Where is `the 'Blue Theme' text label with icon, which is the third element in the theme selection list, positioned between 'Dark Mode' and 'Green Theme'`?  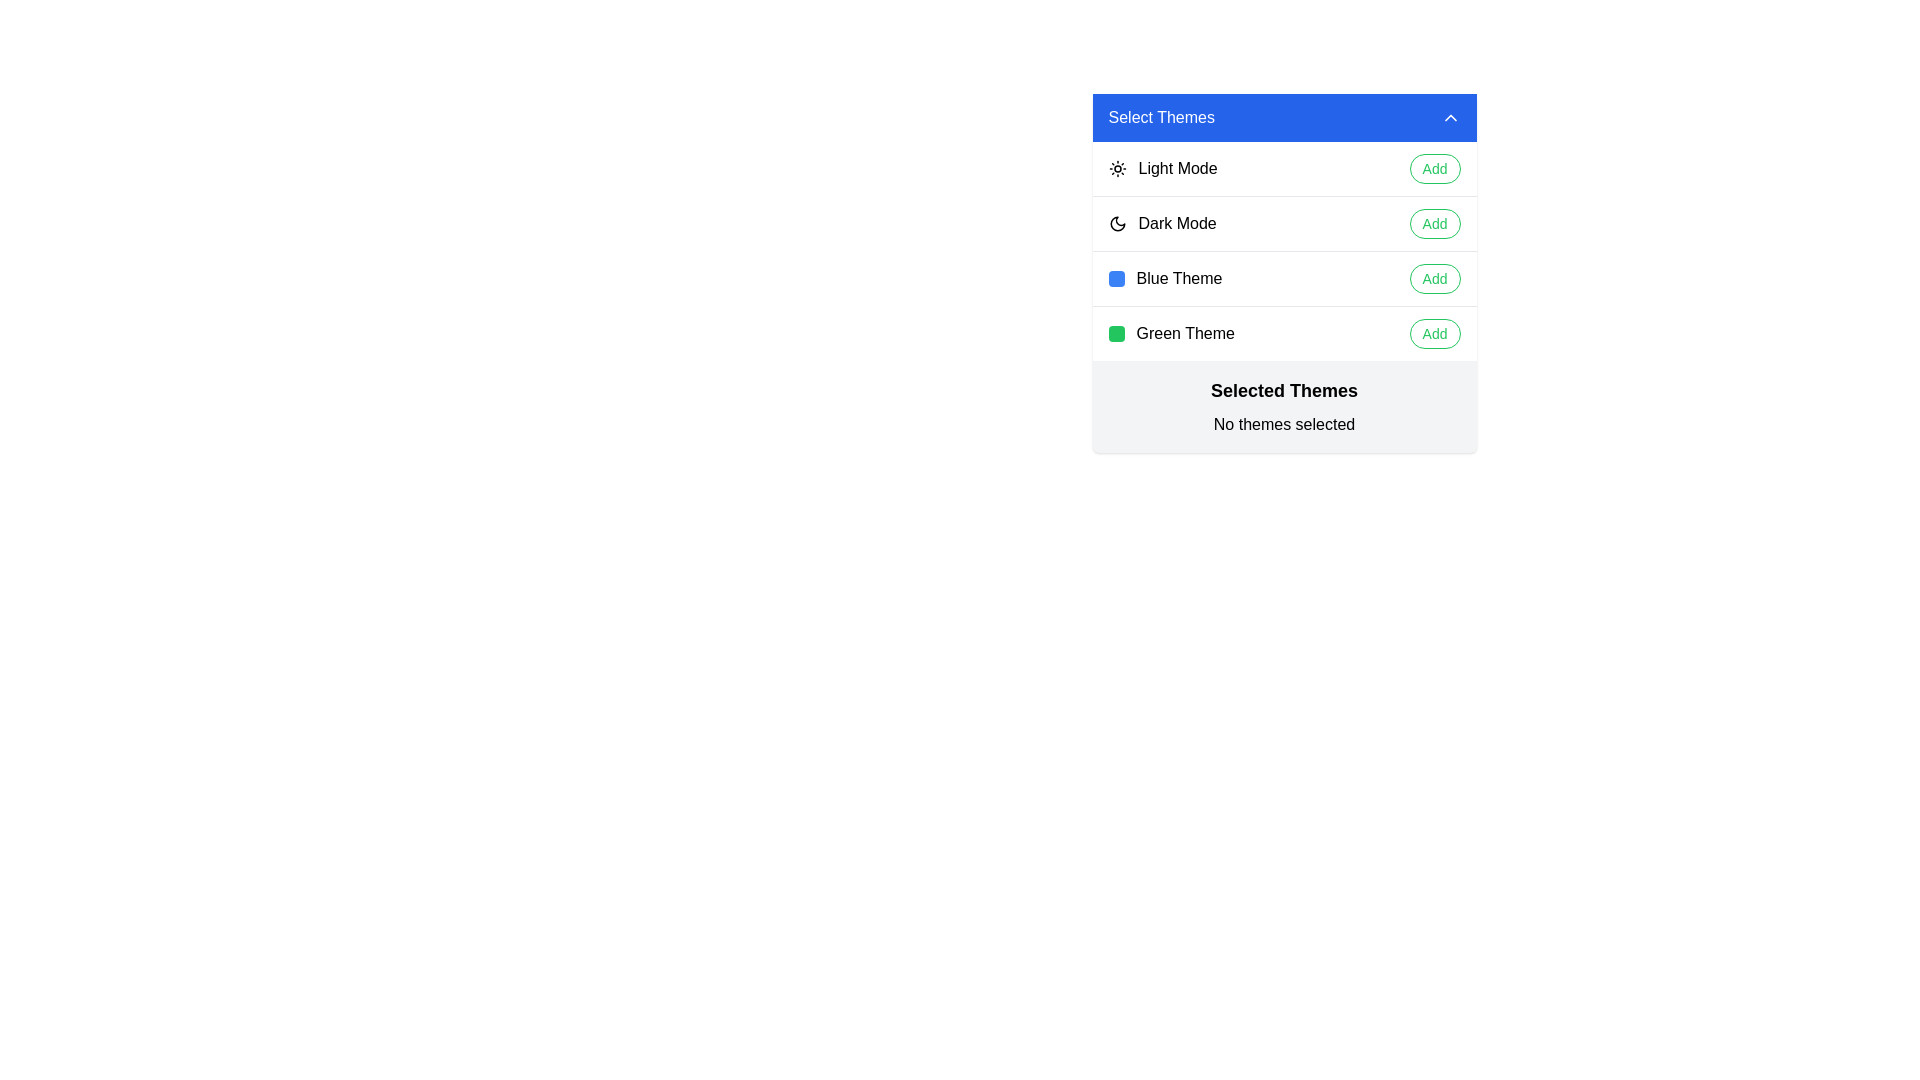 the 'Blue Theme' text label with icon, which is the third element in the theme selection list, positioned between 'Dark Mode' and 'Green Theme' is located at coordinates (1165, 278).